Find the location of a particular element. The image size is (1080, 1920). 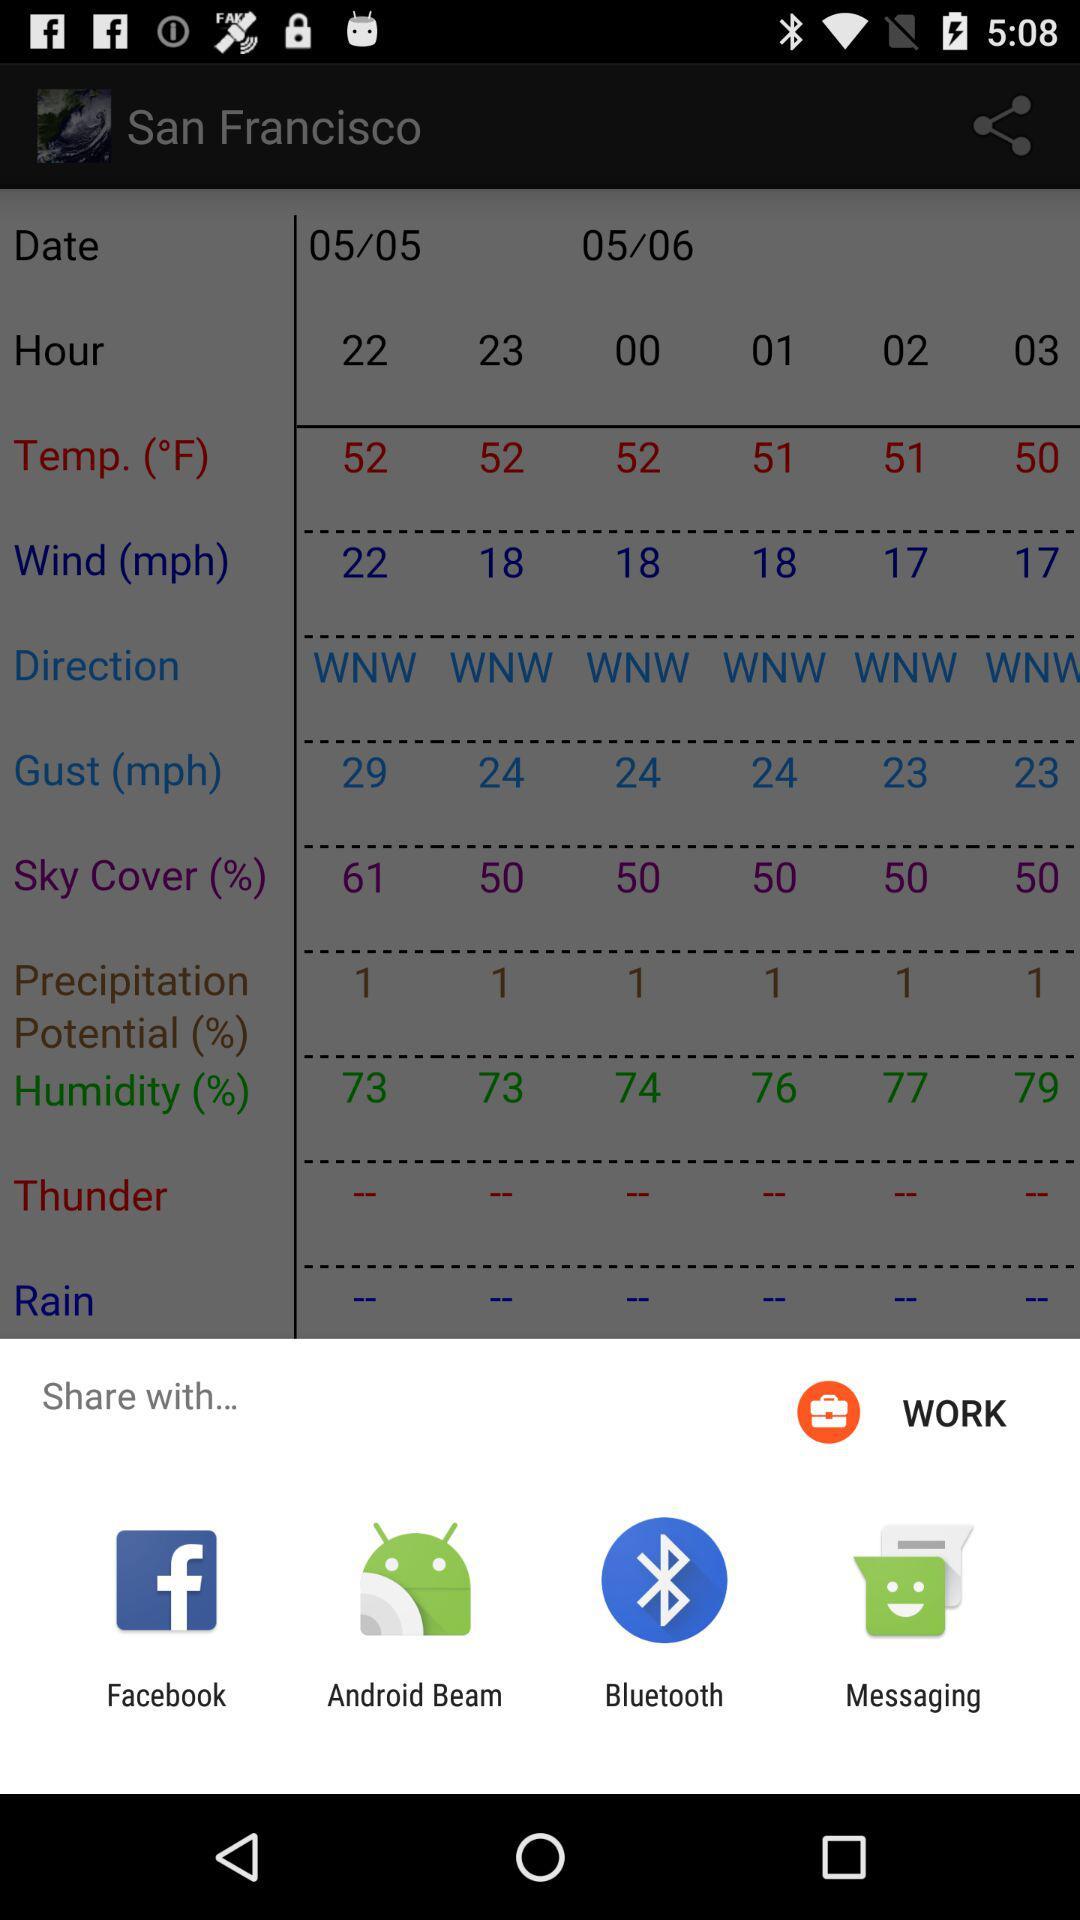

icon next to the android beam is located at coordinates (664, 1711).